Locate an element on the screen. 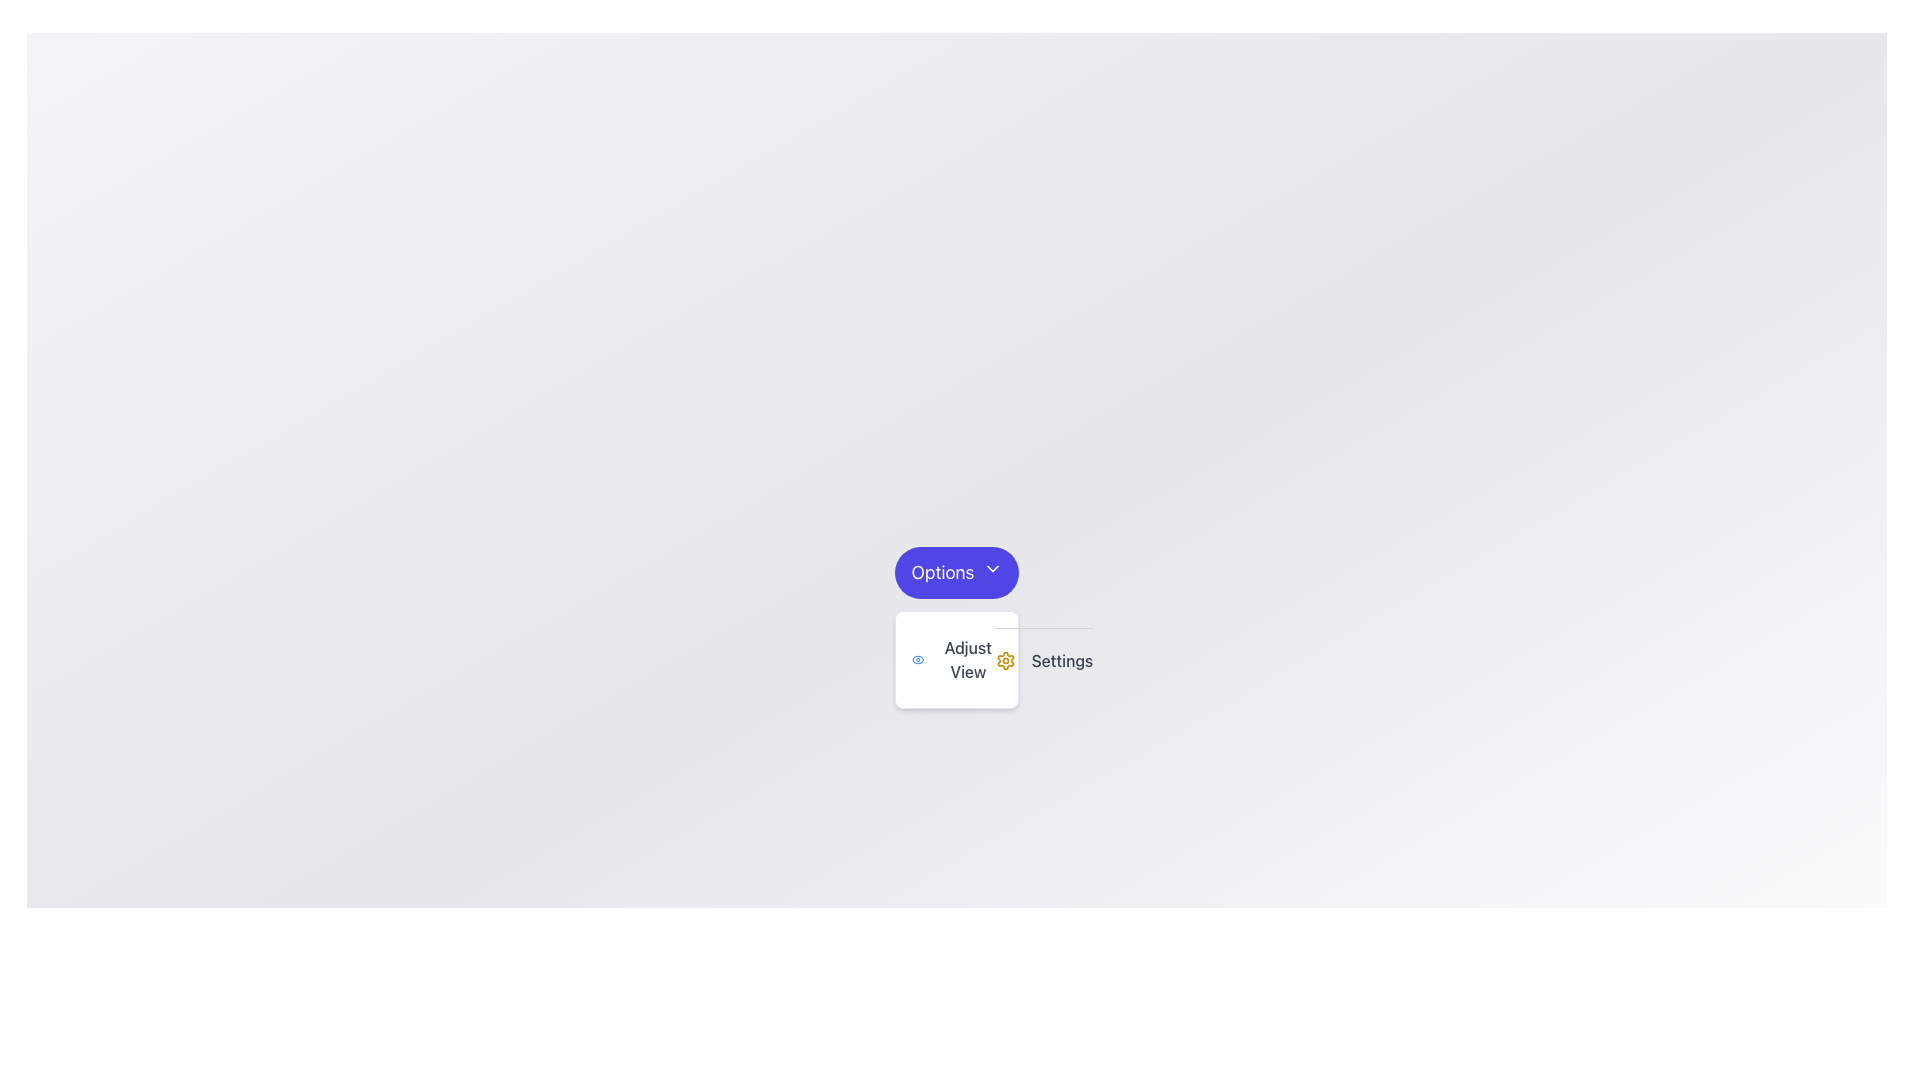  the purple 'Options' button with white text is located at coordinates (955, 573).